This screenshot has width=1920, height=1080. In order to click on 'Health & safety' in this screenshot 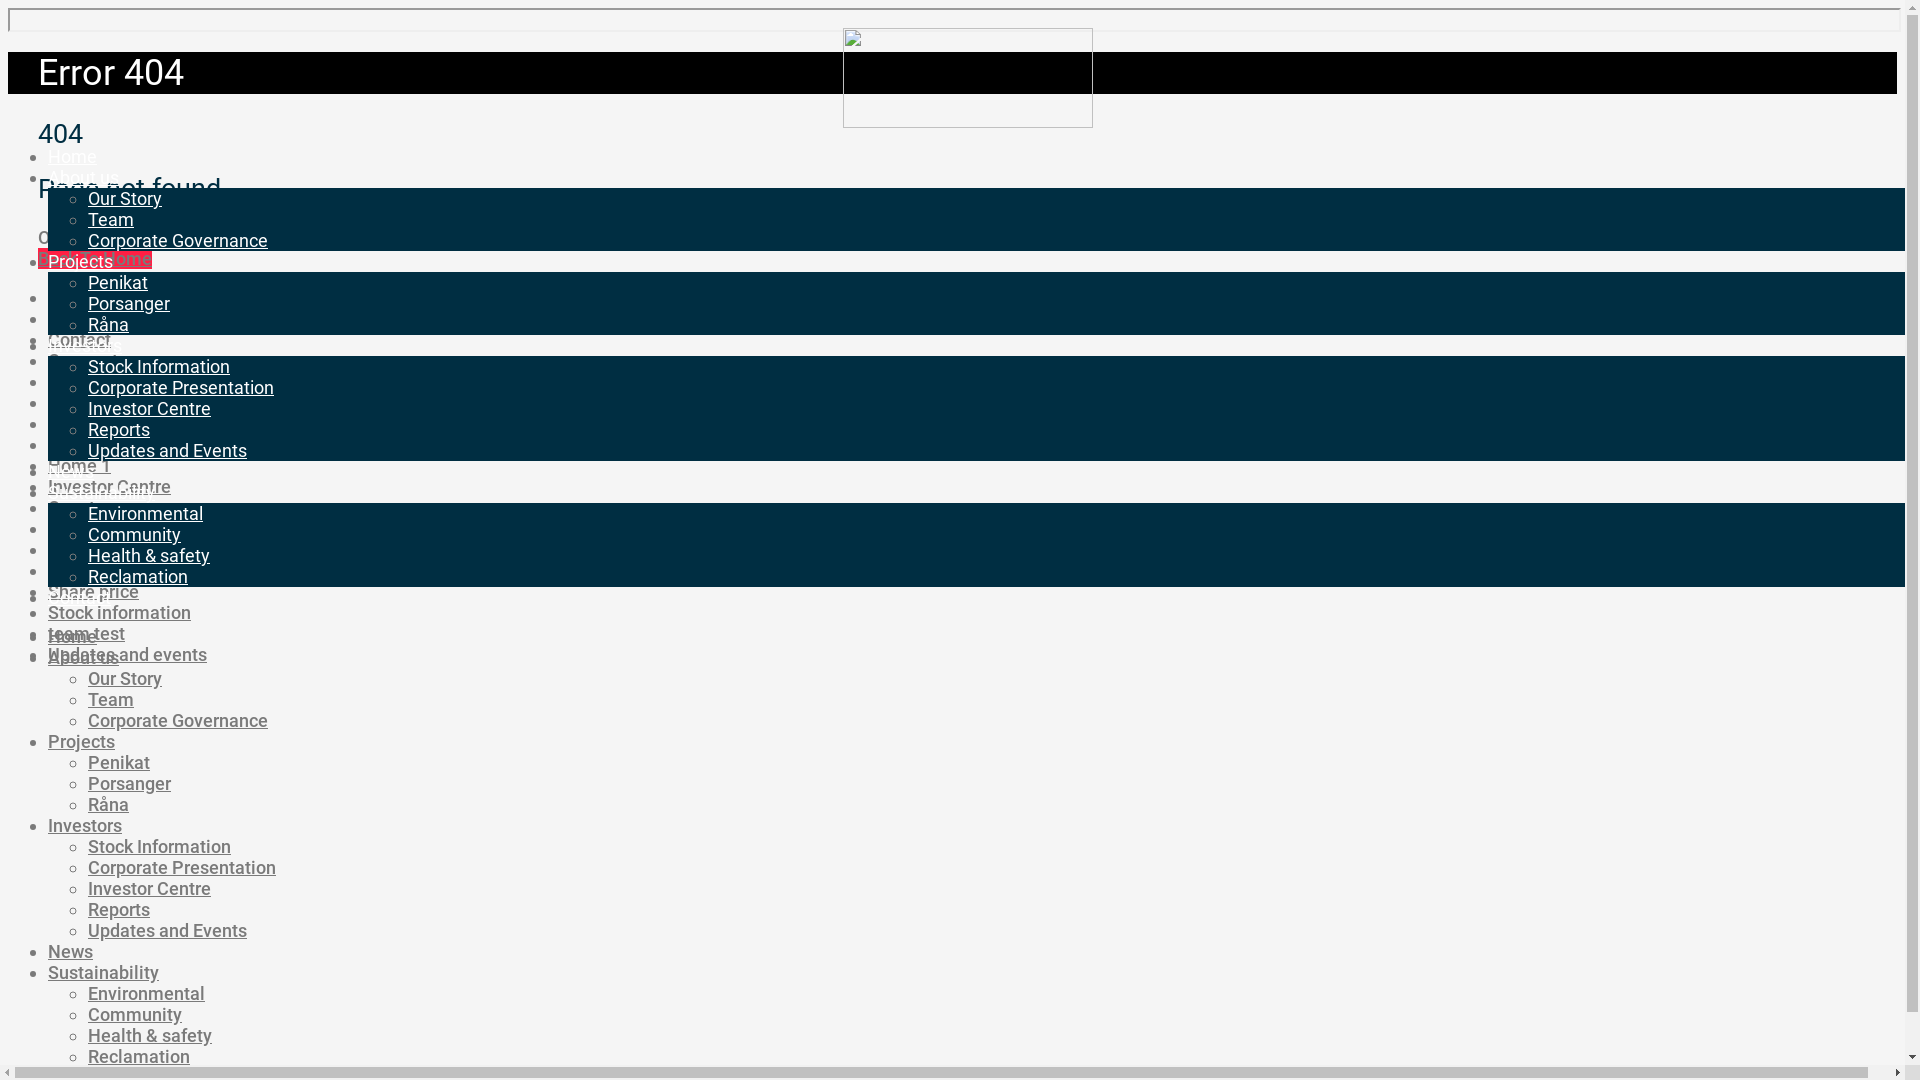, I will do `click(147, 555)`.